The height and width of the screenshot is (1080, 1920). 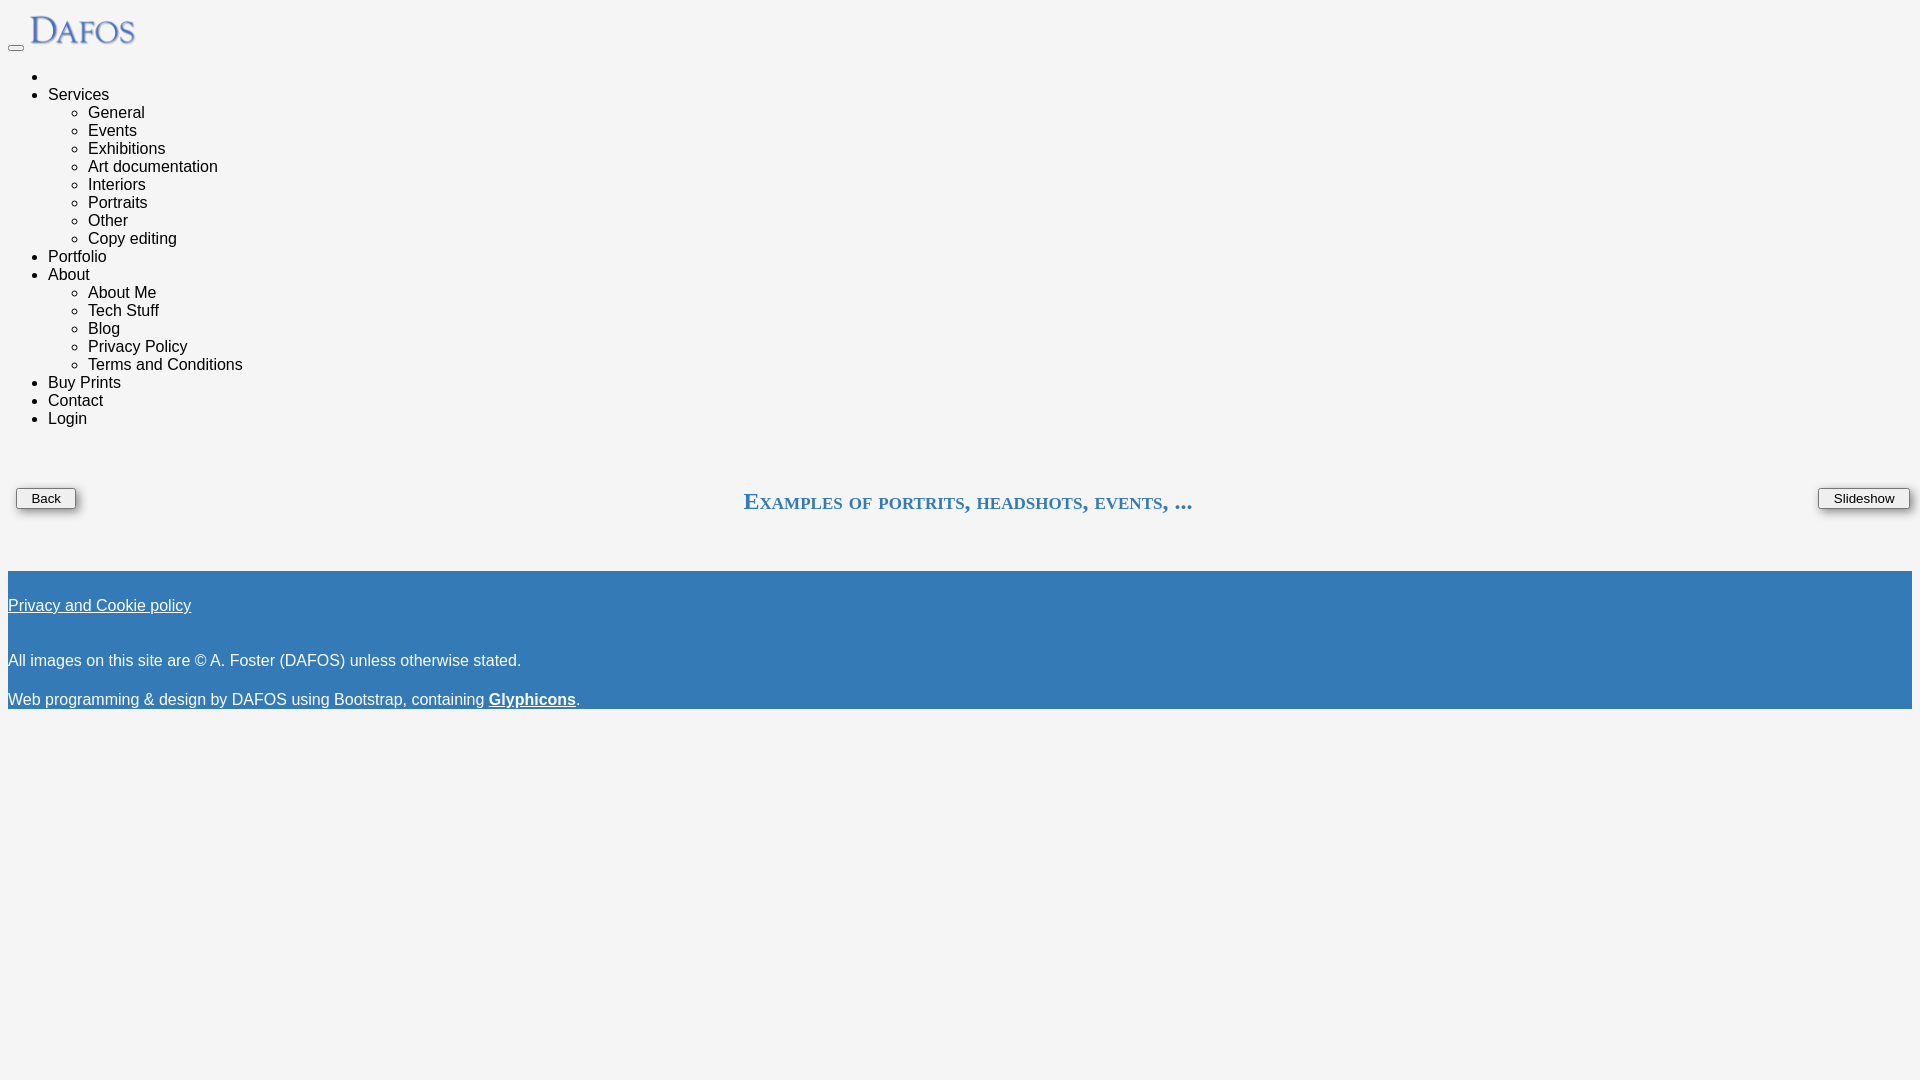 What do you see at coordinates (125, 147) in the screenshot?
I see `'Exhibitions'` at bounding box center [125, 147].